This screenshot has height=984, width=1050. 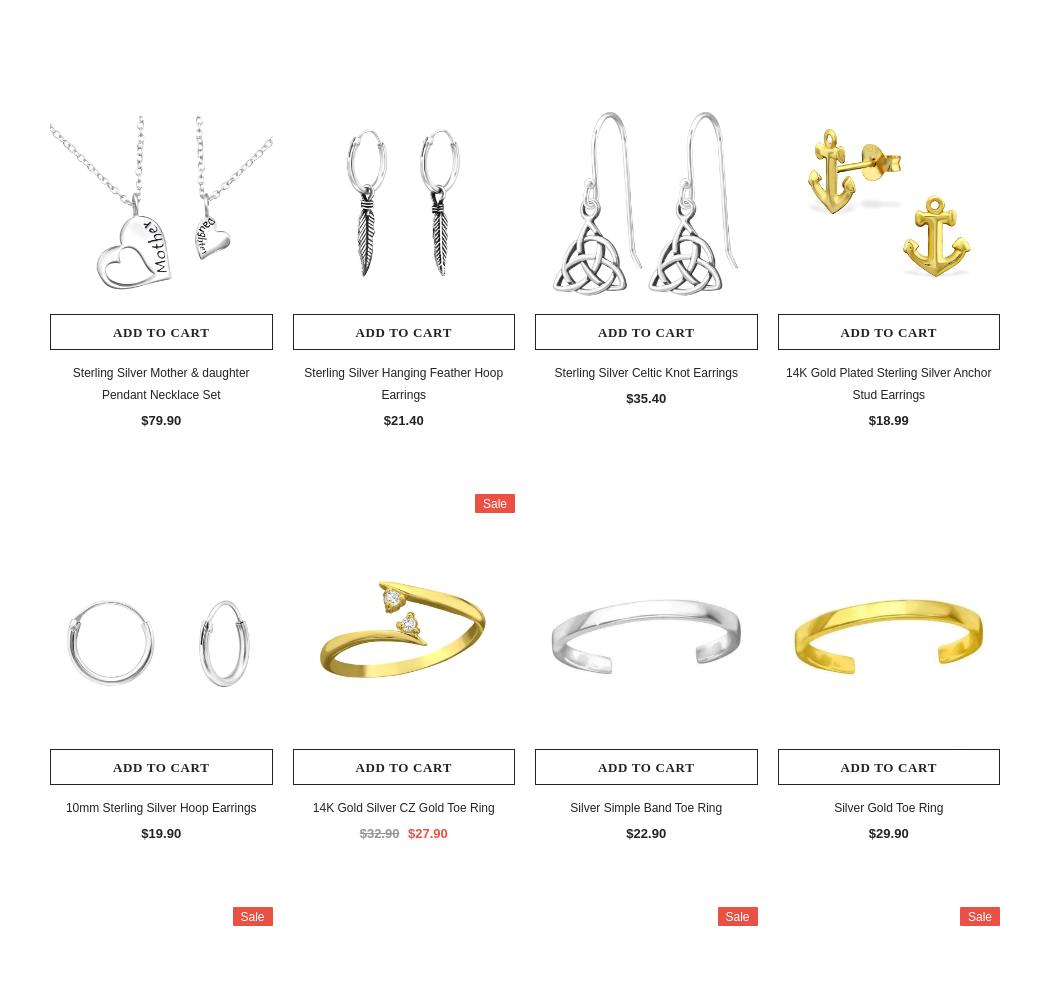 I want to click on '14K Gold Plated Sterling Silver Anchor Stud Earrings', so click(x=887, y=383).